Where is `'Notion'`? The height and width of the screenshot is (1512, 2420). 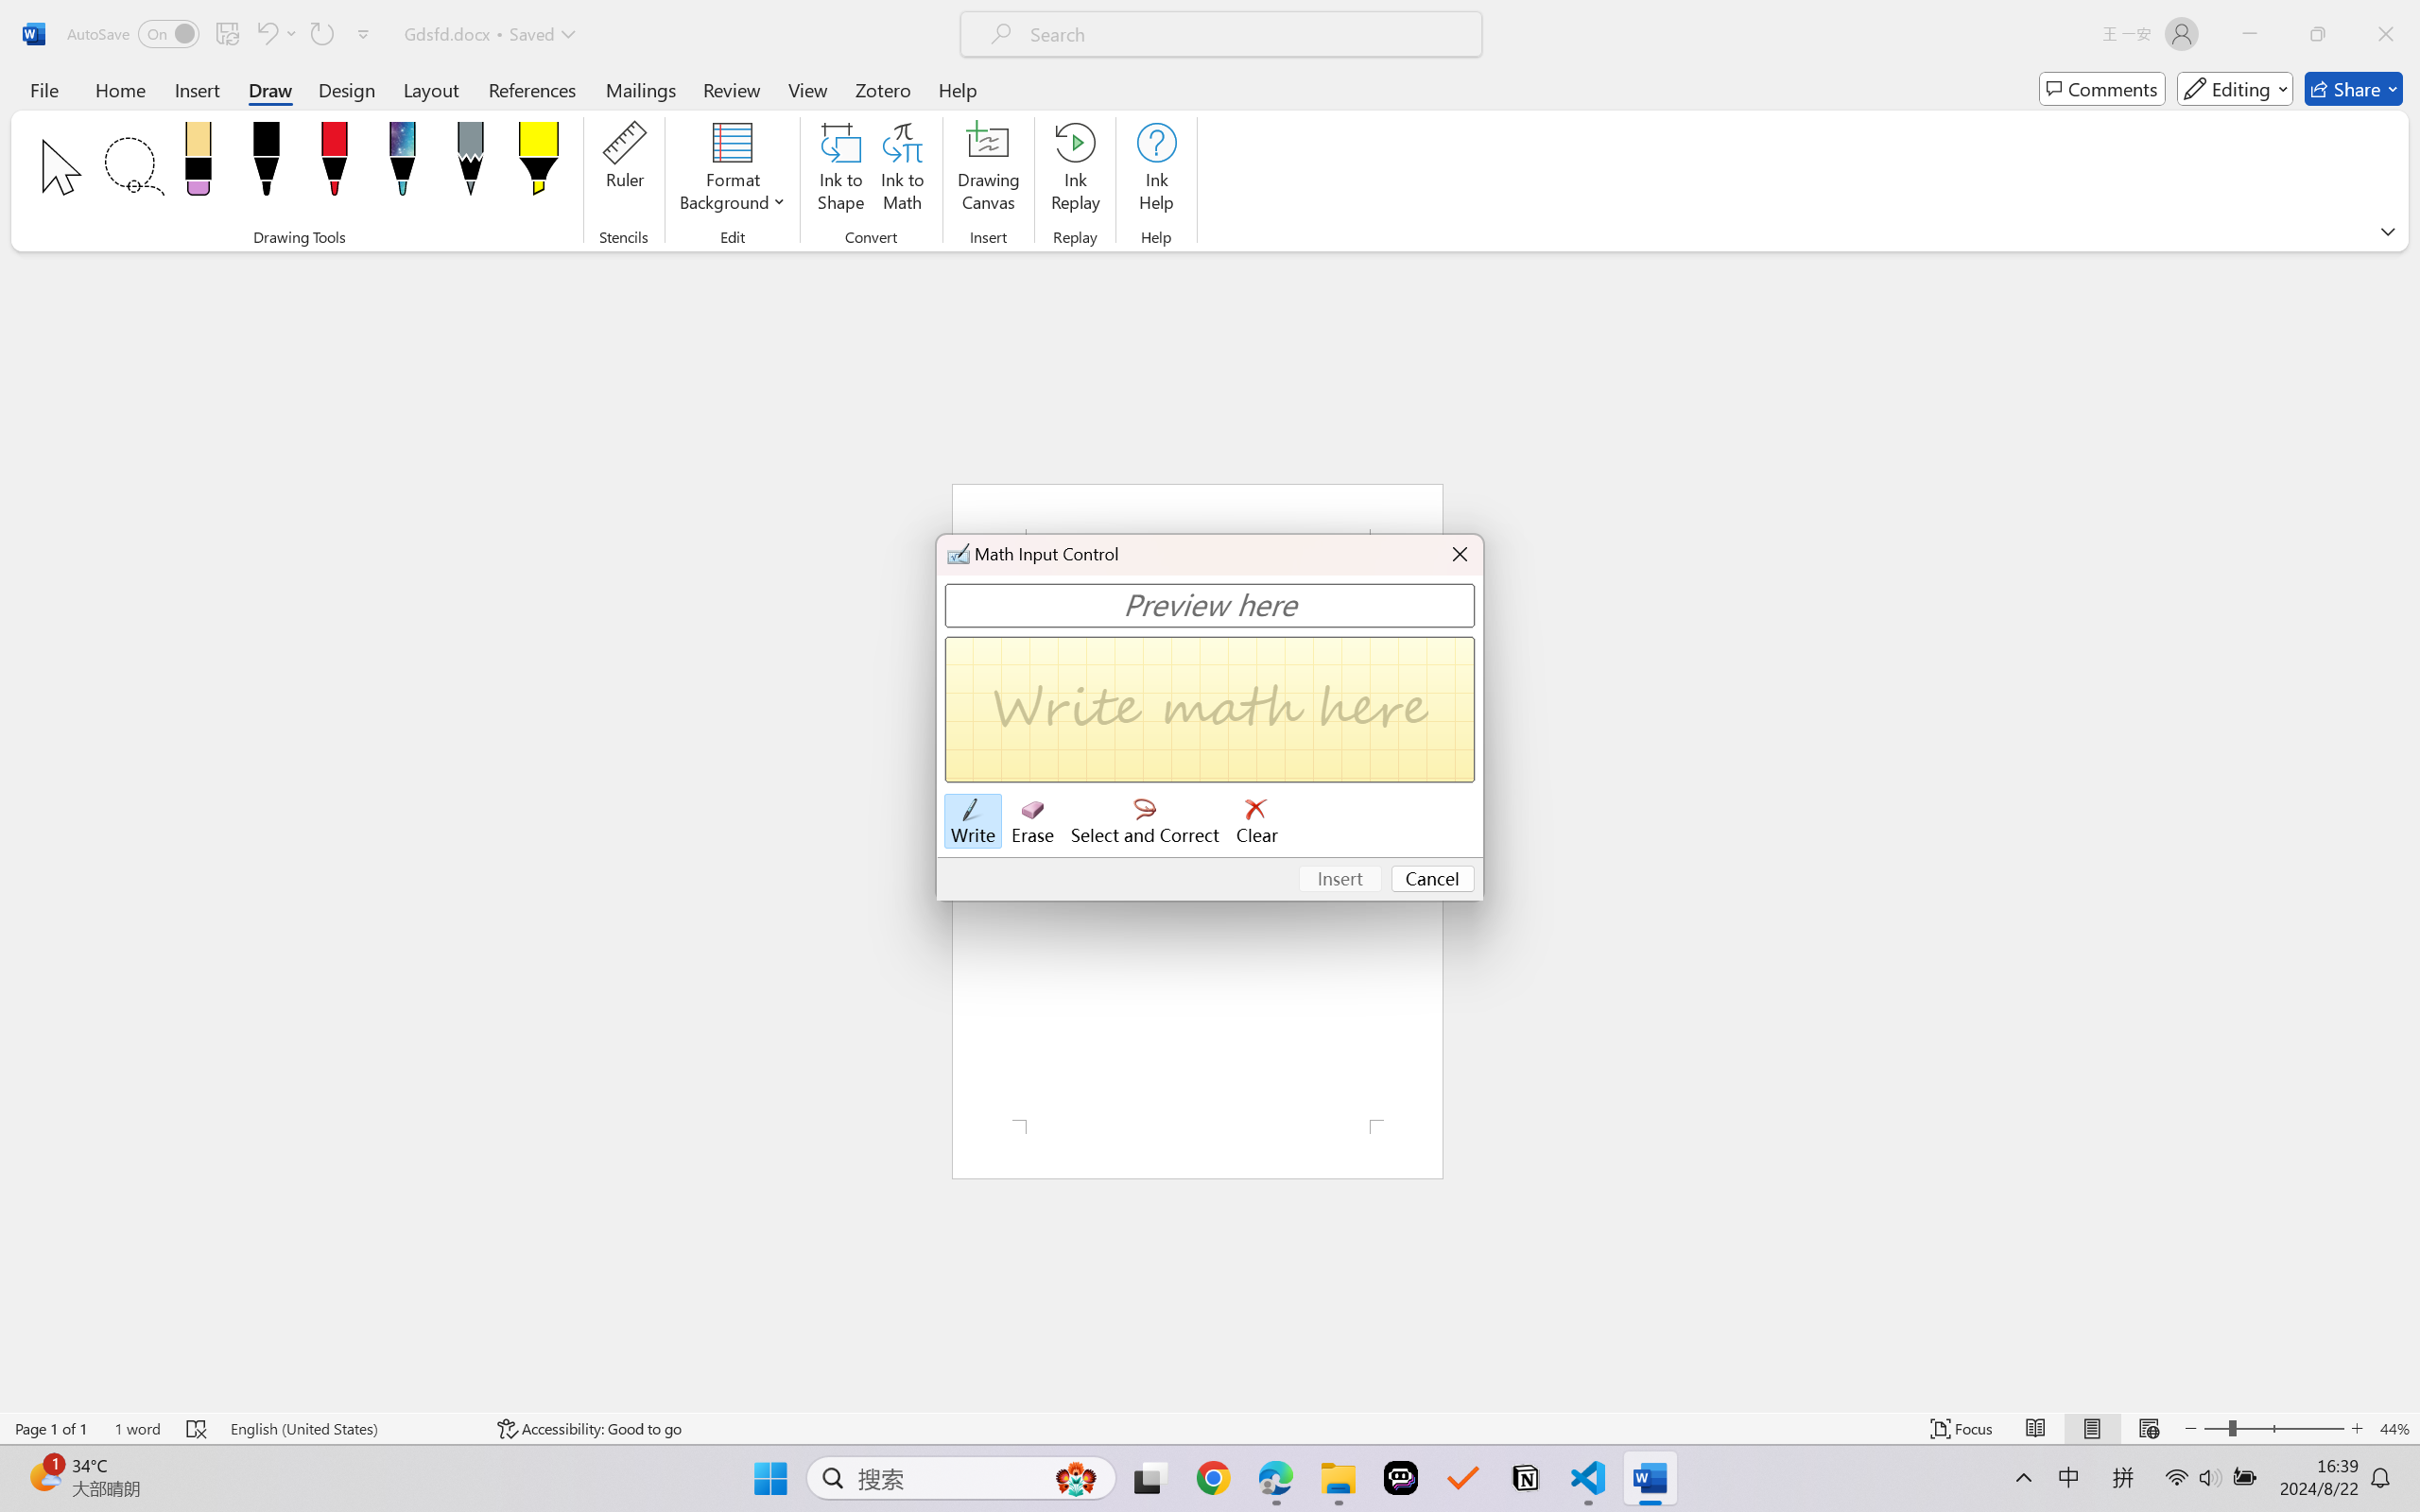
'Notion' is located at coordinates (1525, 1478).